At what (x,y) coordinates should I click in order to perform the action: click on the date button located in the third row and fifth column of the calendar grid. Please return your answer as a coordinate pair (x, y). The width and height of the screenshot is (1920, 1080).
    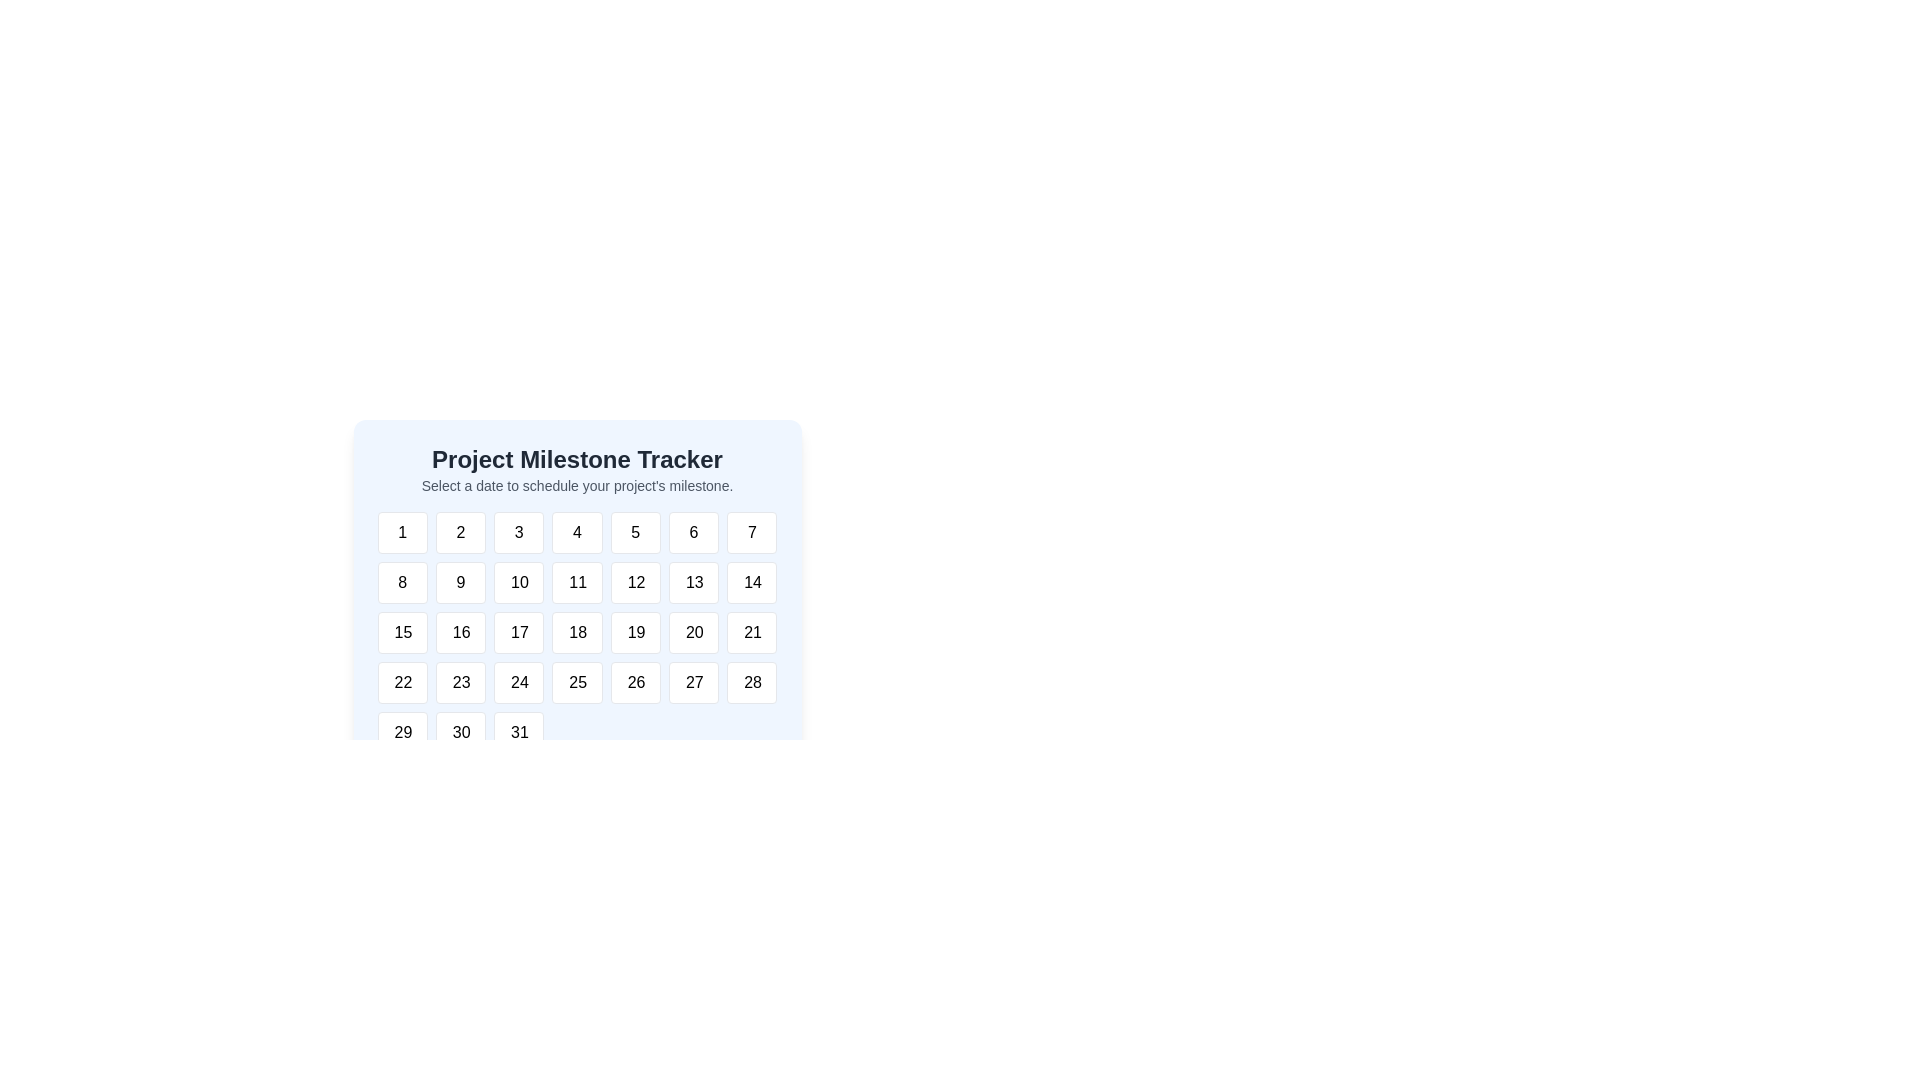
    Looking at the image, I should click on (634, 632).